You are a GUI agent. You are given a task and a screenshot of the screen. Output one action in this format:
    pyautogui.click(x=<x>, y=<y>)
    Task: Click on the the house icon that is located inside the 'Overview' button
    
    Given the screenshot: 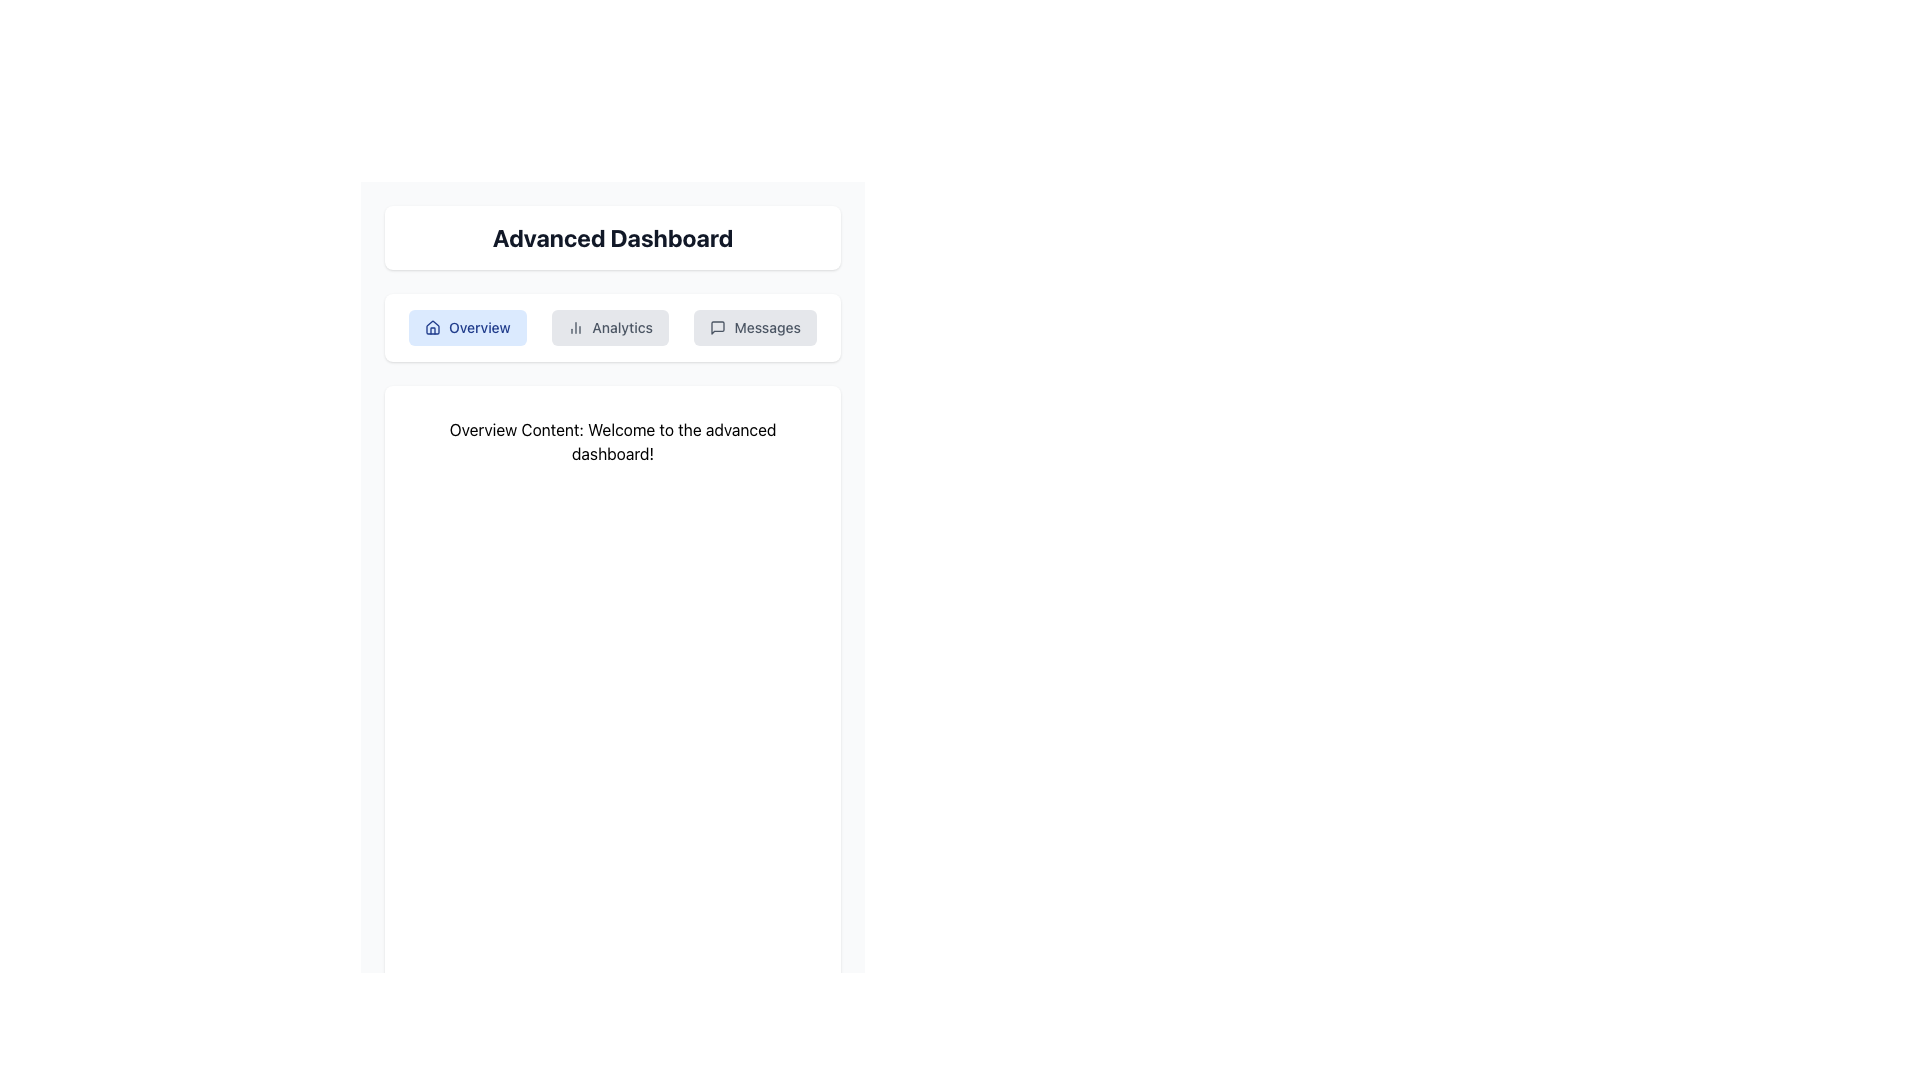 What is the action you would take?
    pyautogui.click(x=431, y=326)
    